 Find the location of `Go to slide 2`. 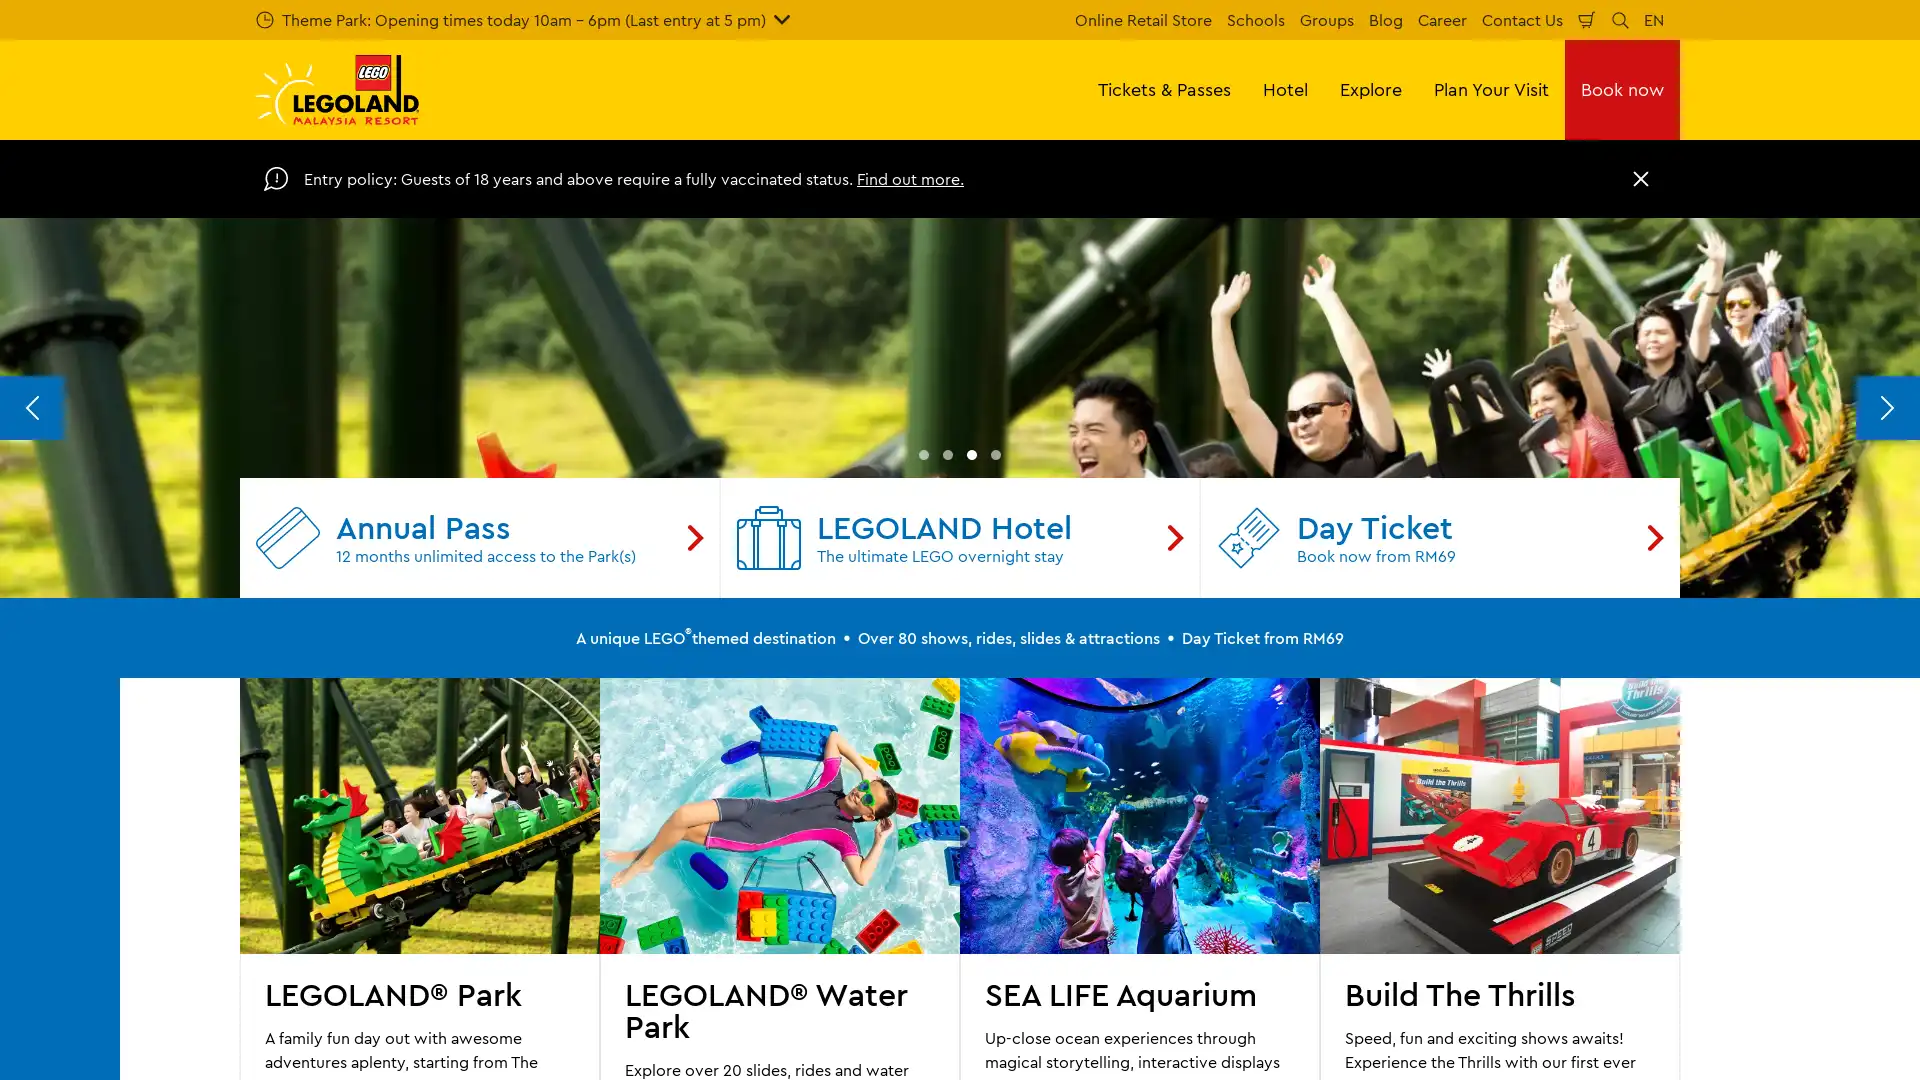

Go to slide 2 is located at coordinates (947, 852).